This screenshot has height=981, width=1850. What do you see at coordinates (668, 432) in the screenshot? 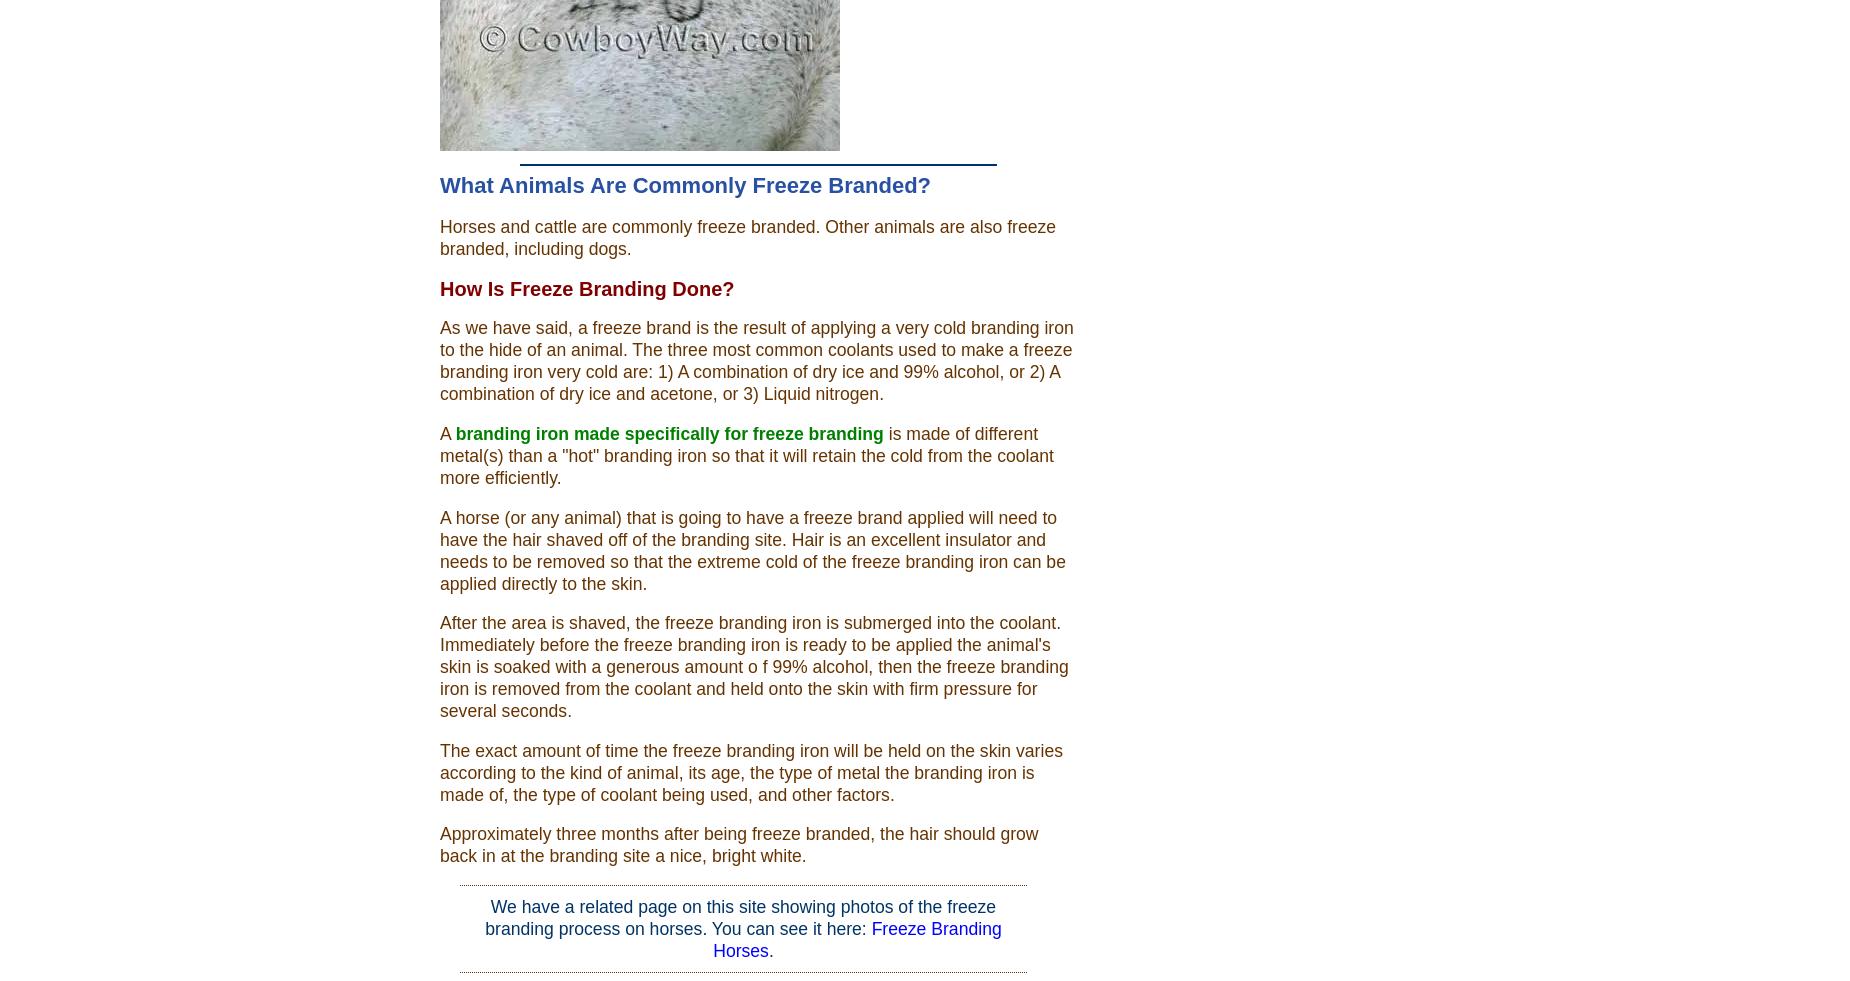
I see `'branding iron made specifically for freeze
branding'` at bounding box center [668, 432].